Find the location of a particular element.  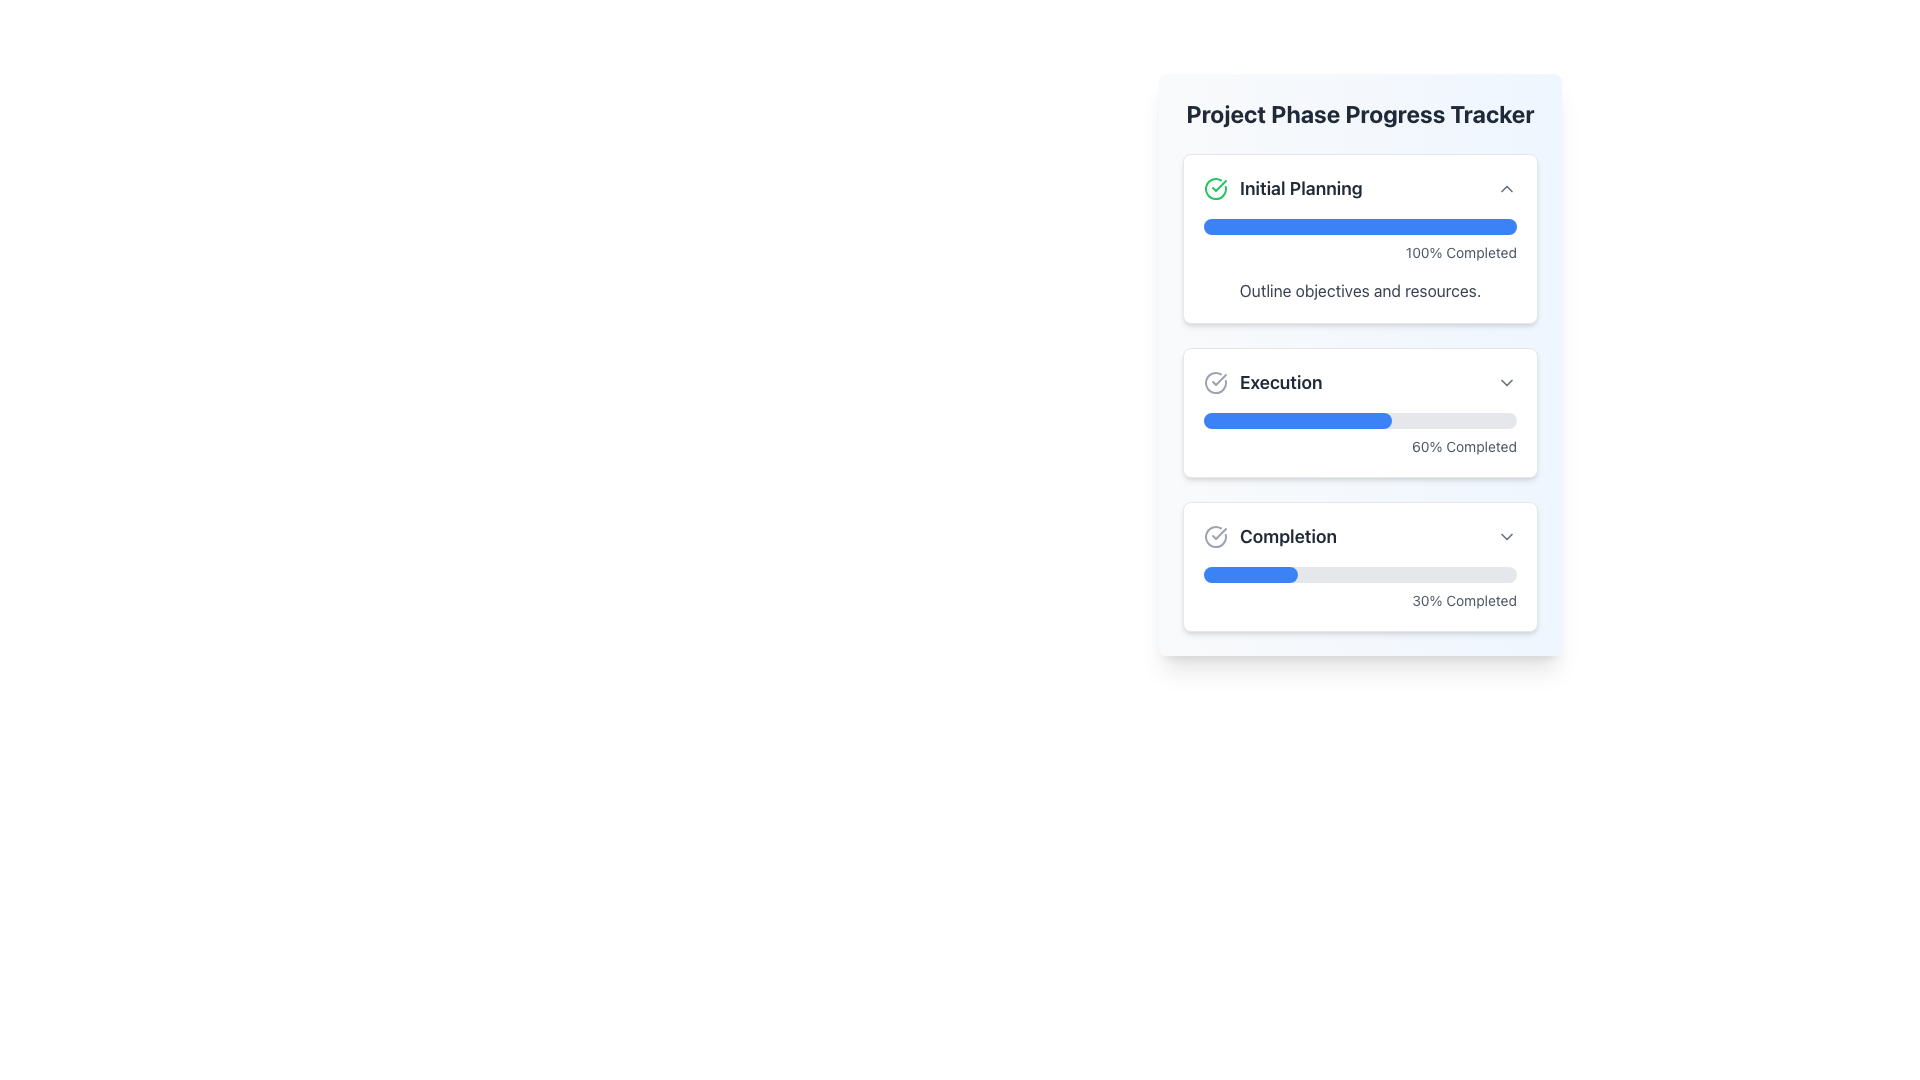

the Text label that identifies the current phase in the Project Phase Progress Tracker section is located at coordinates (1281, 382).